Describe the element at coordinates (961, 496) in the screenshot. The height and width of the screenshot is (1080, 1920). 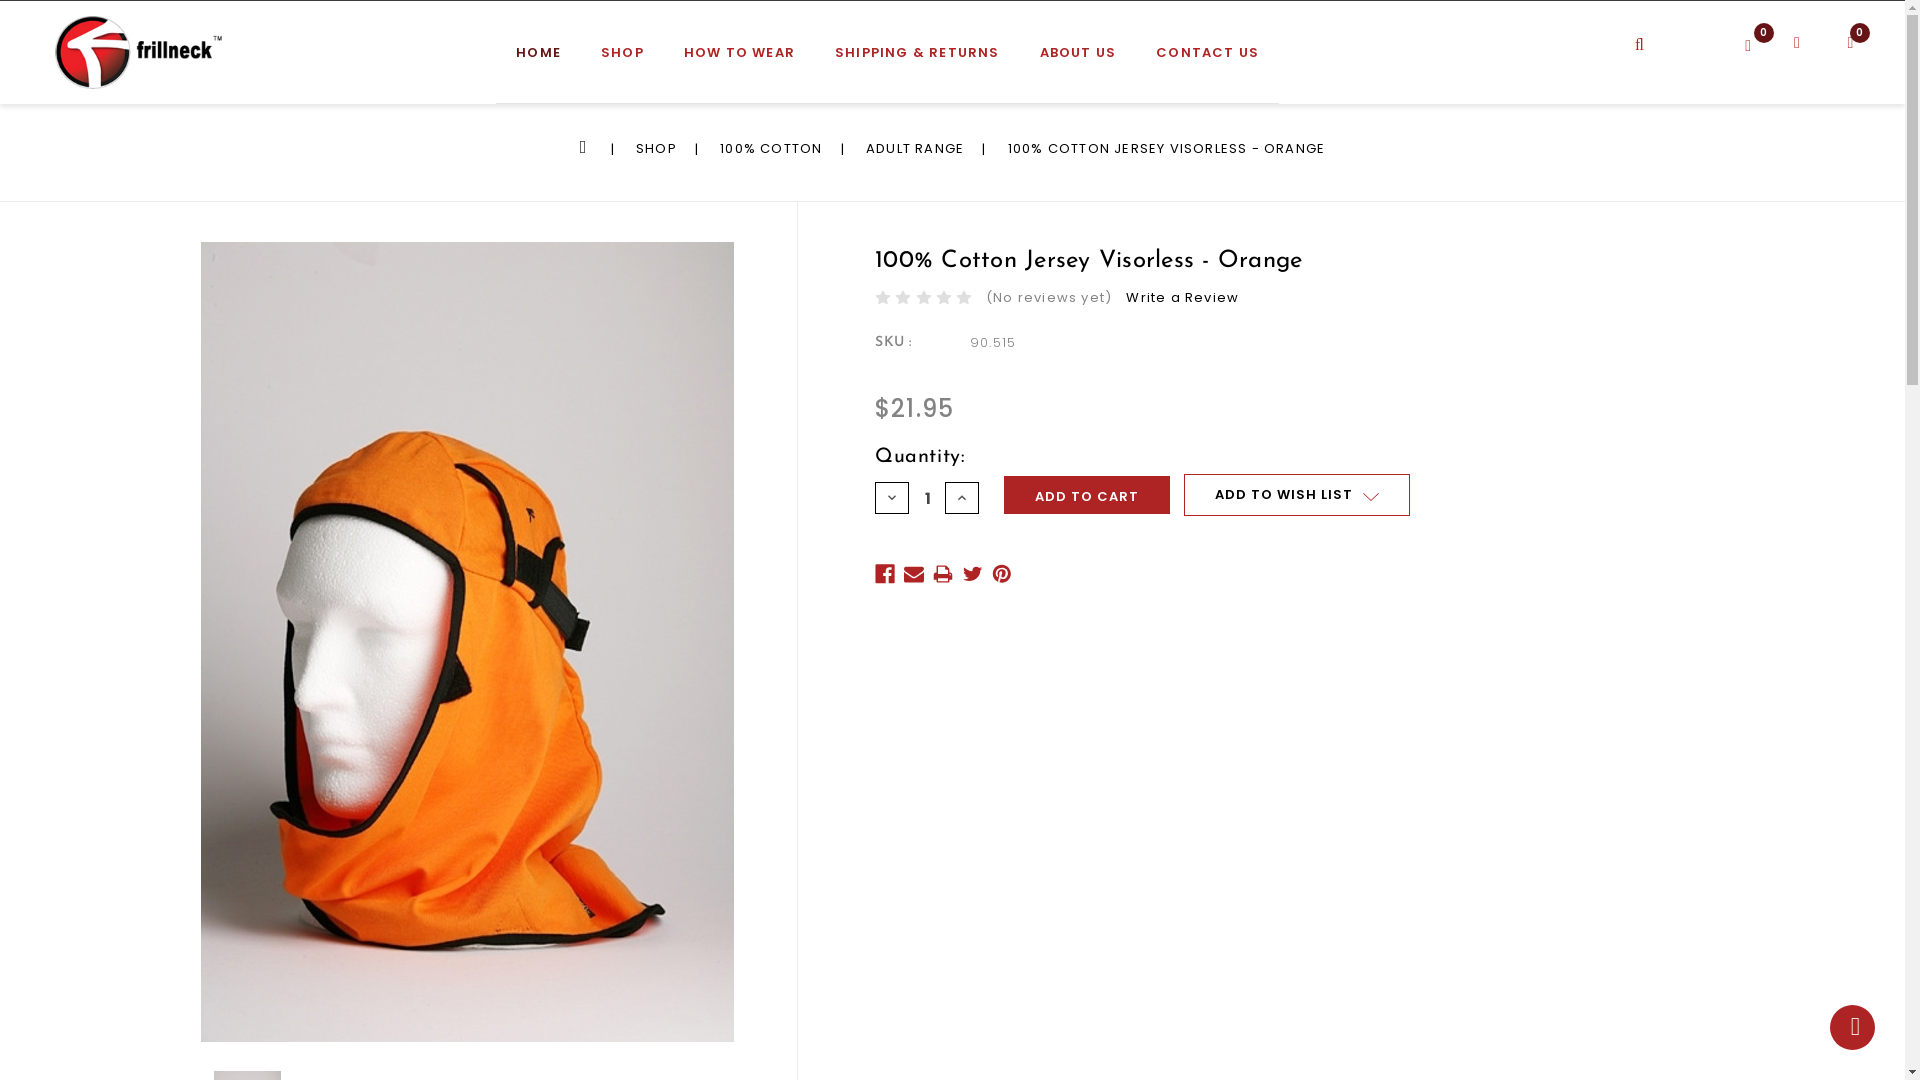
I see `'INCREASE QUANTITY:'` at that location.